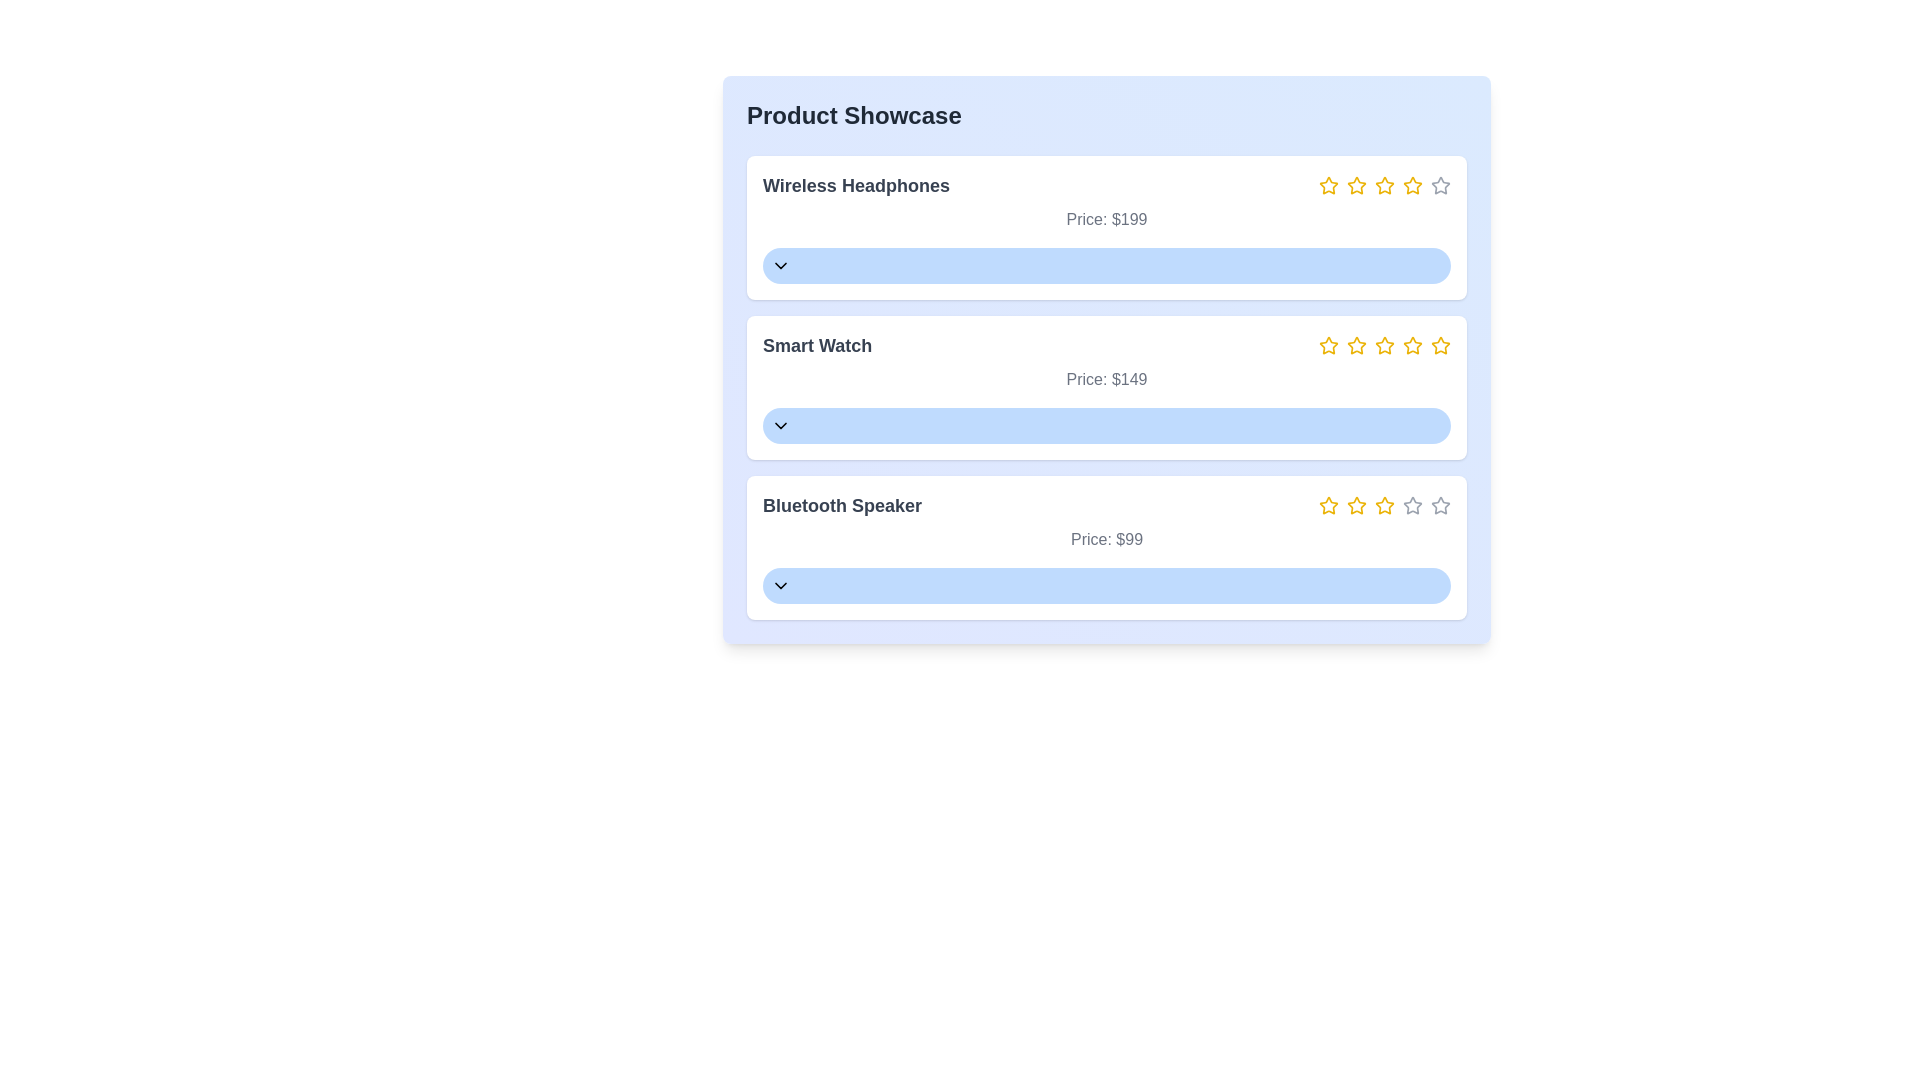  Describe the element at coordinates (1440, 504) in the screenshot. I see `the fifth star icon representing an unselected rating option in the Bluetooth Speaker product rating system using keyboard navigation for accessibility` at that location.